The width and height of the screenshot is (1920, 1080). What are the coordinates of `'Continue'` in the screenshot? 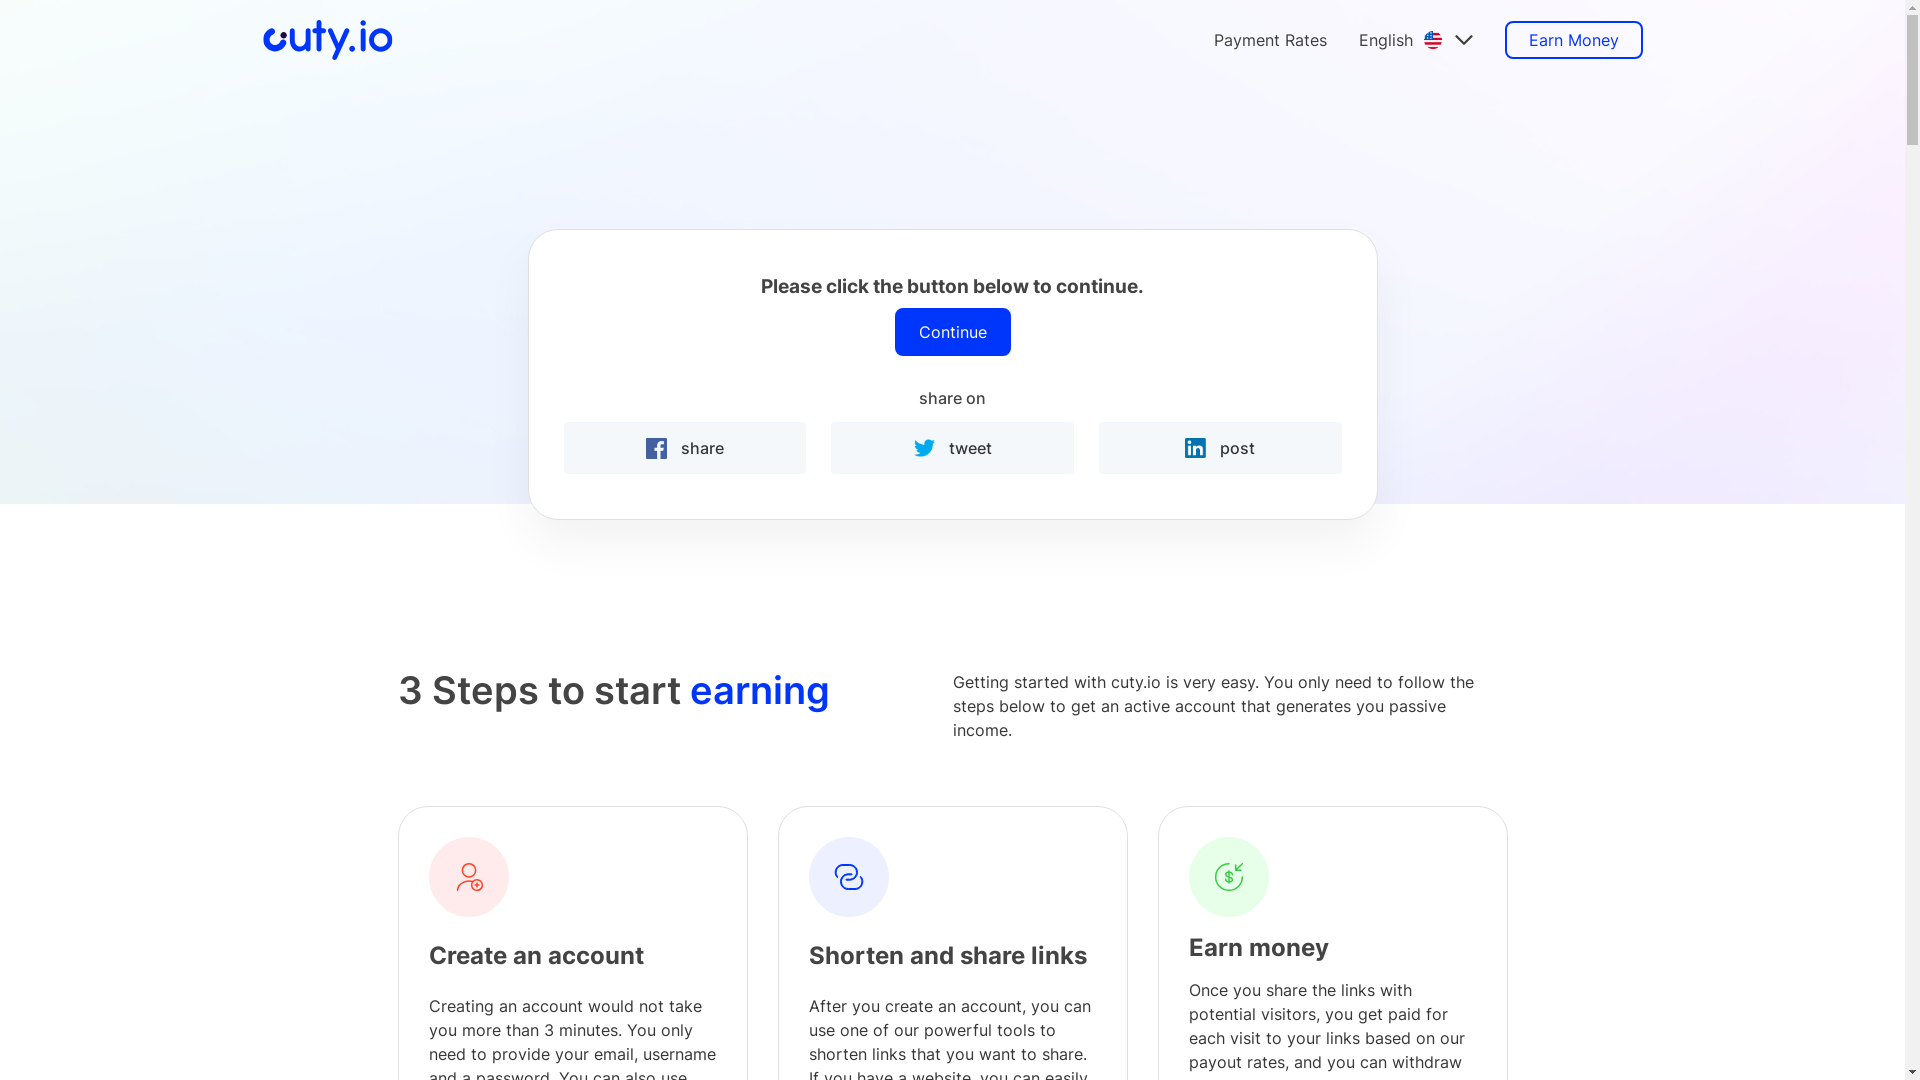 It's located at (892, 330).